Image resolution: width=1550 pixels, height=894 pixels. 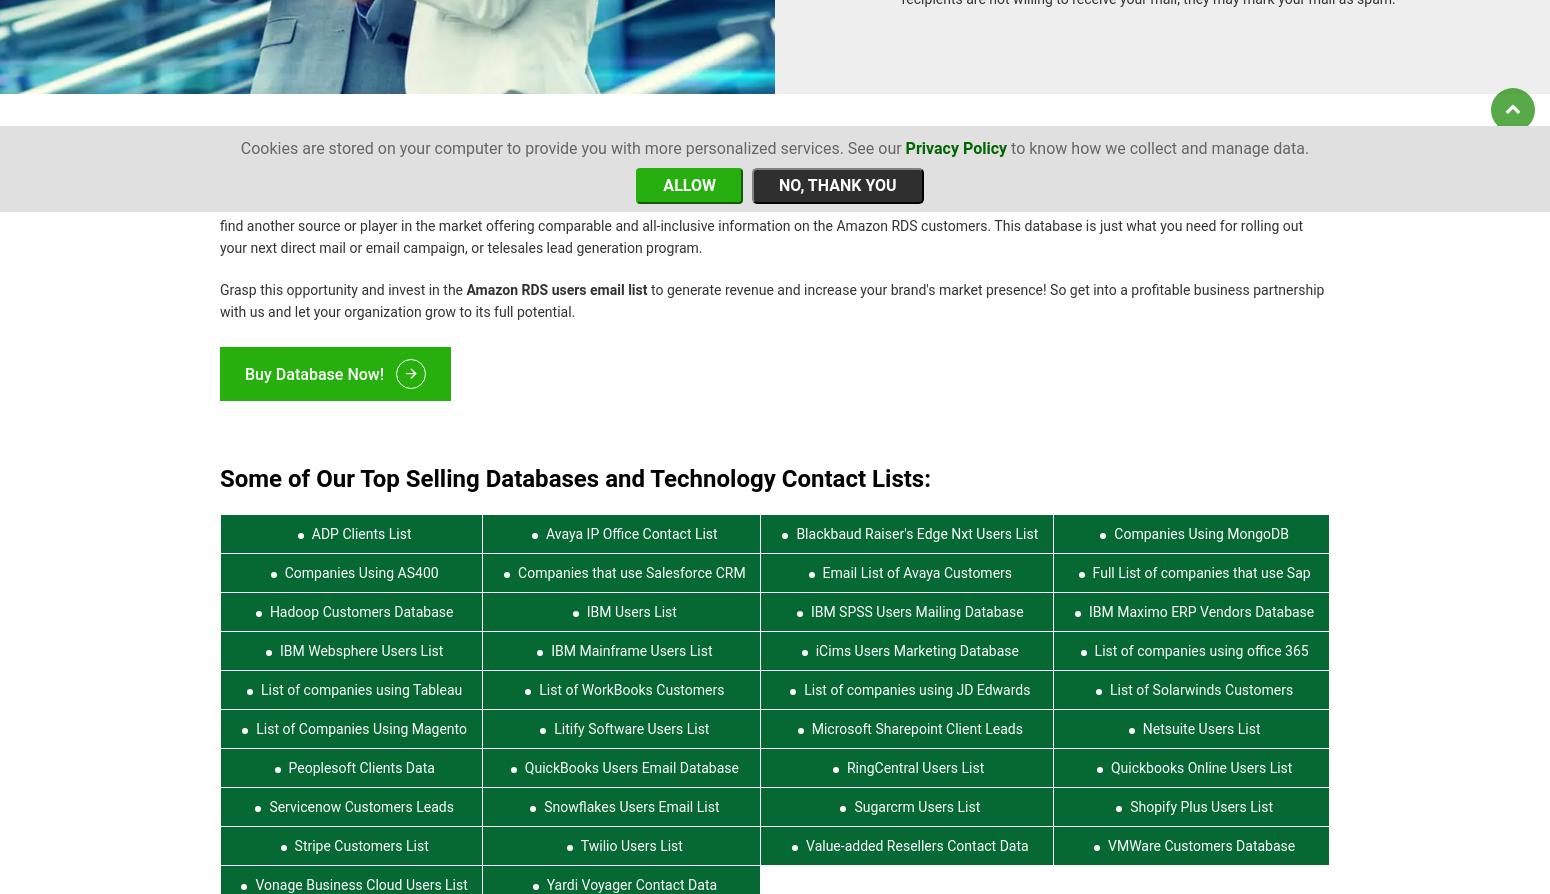 What do you see at coordinates (359, 754) in the screenshot?
I see `'Peoplesoft Clients Data'` at bounding box center [359, 754].